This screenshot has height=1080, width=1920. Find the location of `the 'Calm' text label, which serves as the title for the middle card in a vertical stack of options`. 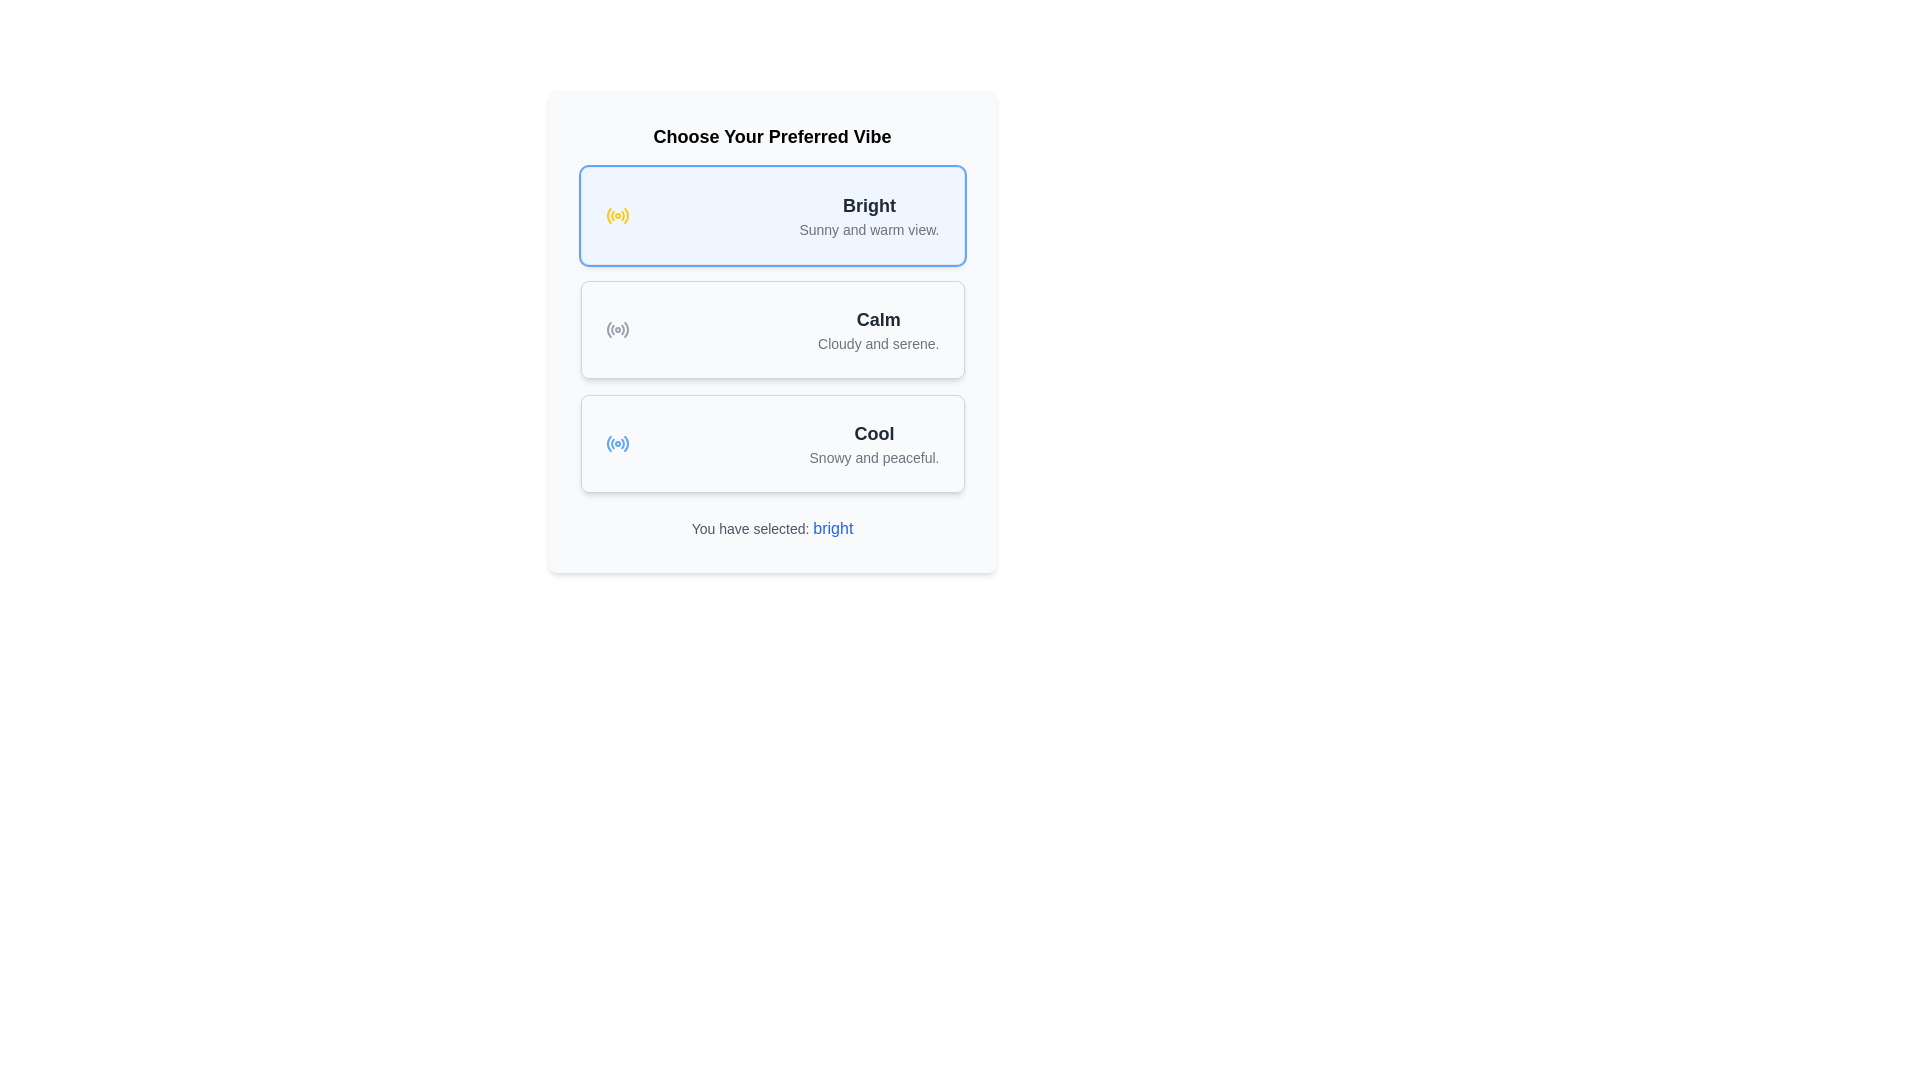

the 'Calm' text label, which serves as the title for the middle card in a vertical stack of options is located at coordinates (878, 319).